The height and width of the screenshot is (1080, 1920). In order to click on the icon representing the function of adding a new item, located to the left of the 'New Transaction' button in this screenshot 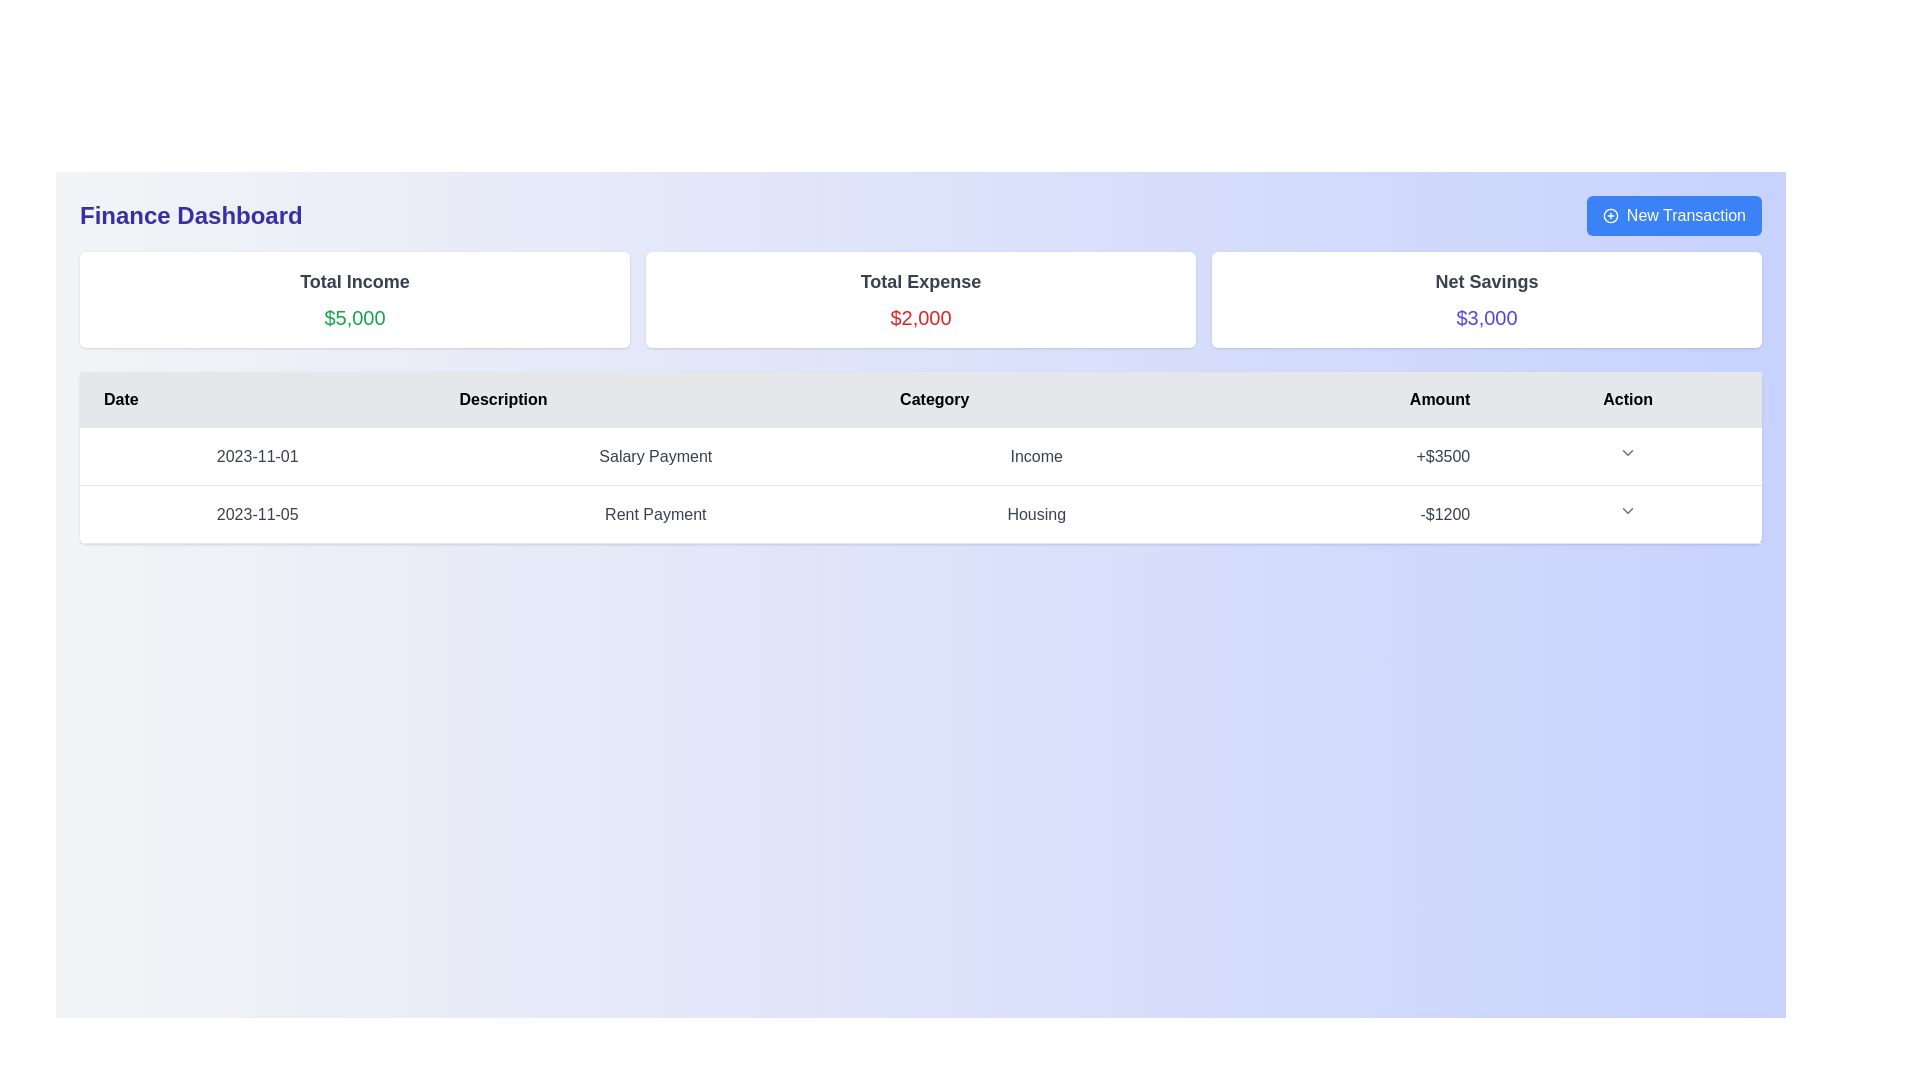, I will do `click(1610, 216)`.